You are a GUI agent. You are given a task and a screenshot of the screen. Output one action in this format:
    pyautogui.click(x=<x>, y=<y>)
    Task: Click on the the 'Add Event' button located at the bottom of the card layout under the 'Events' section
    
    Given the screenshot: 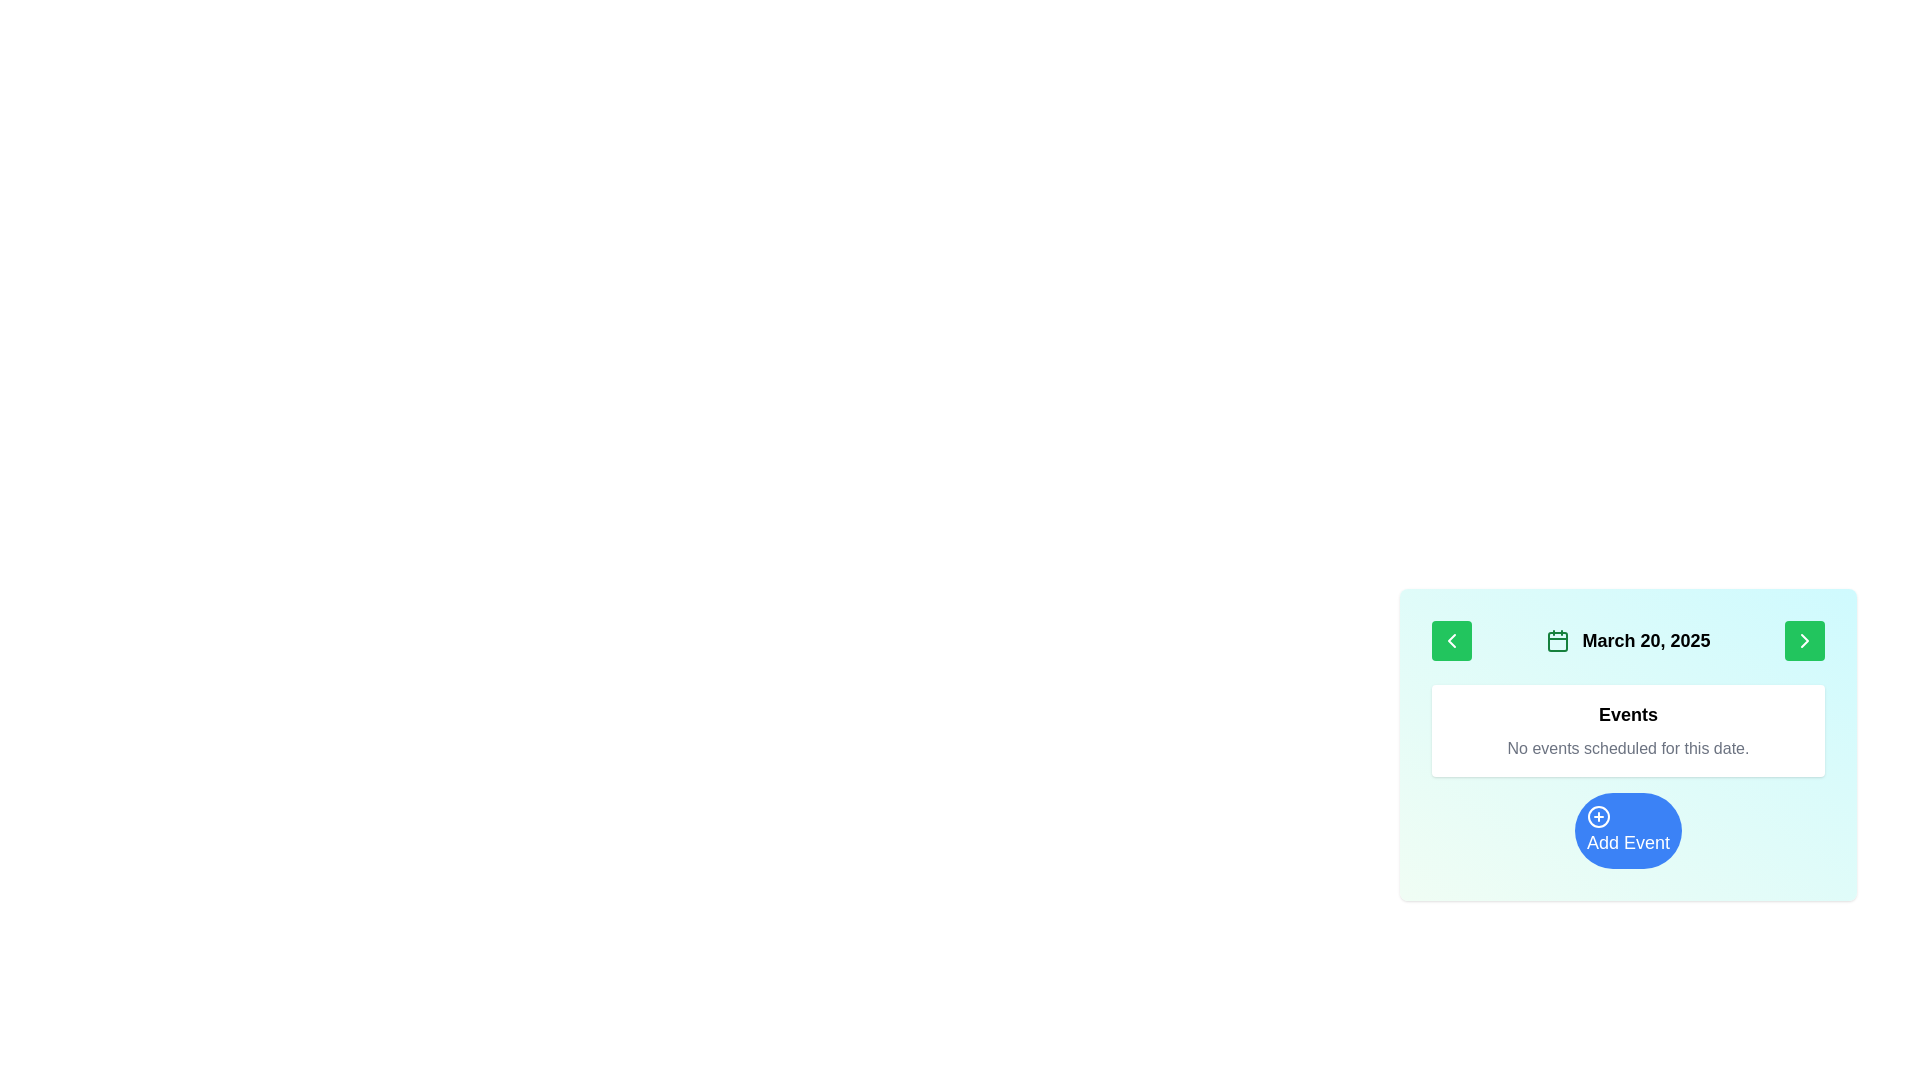 What is the action you would take?
    pyautogui.click(x=1628, y=830)
    